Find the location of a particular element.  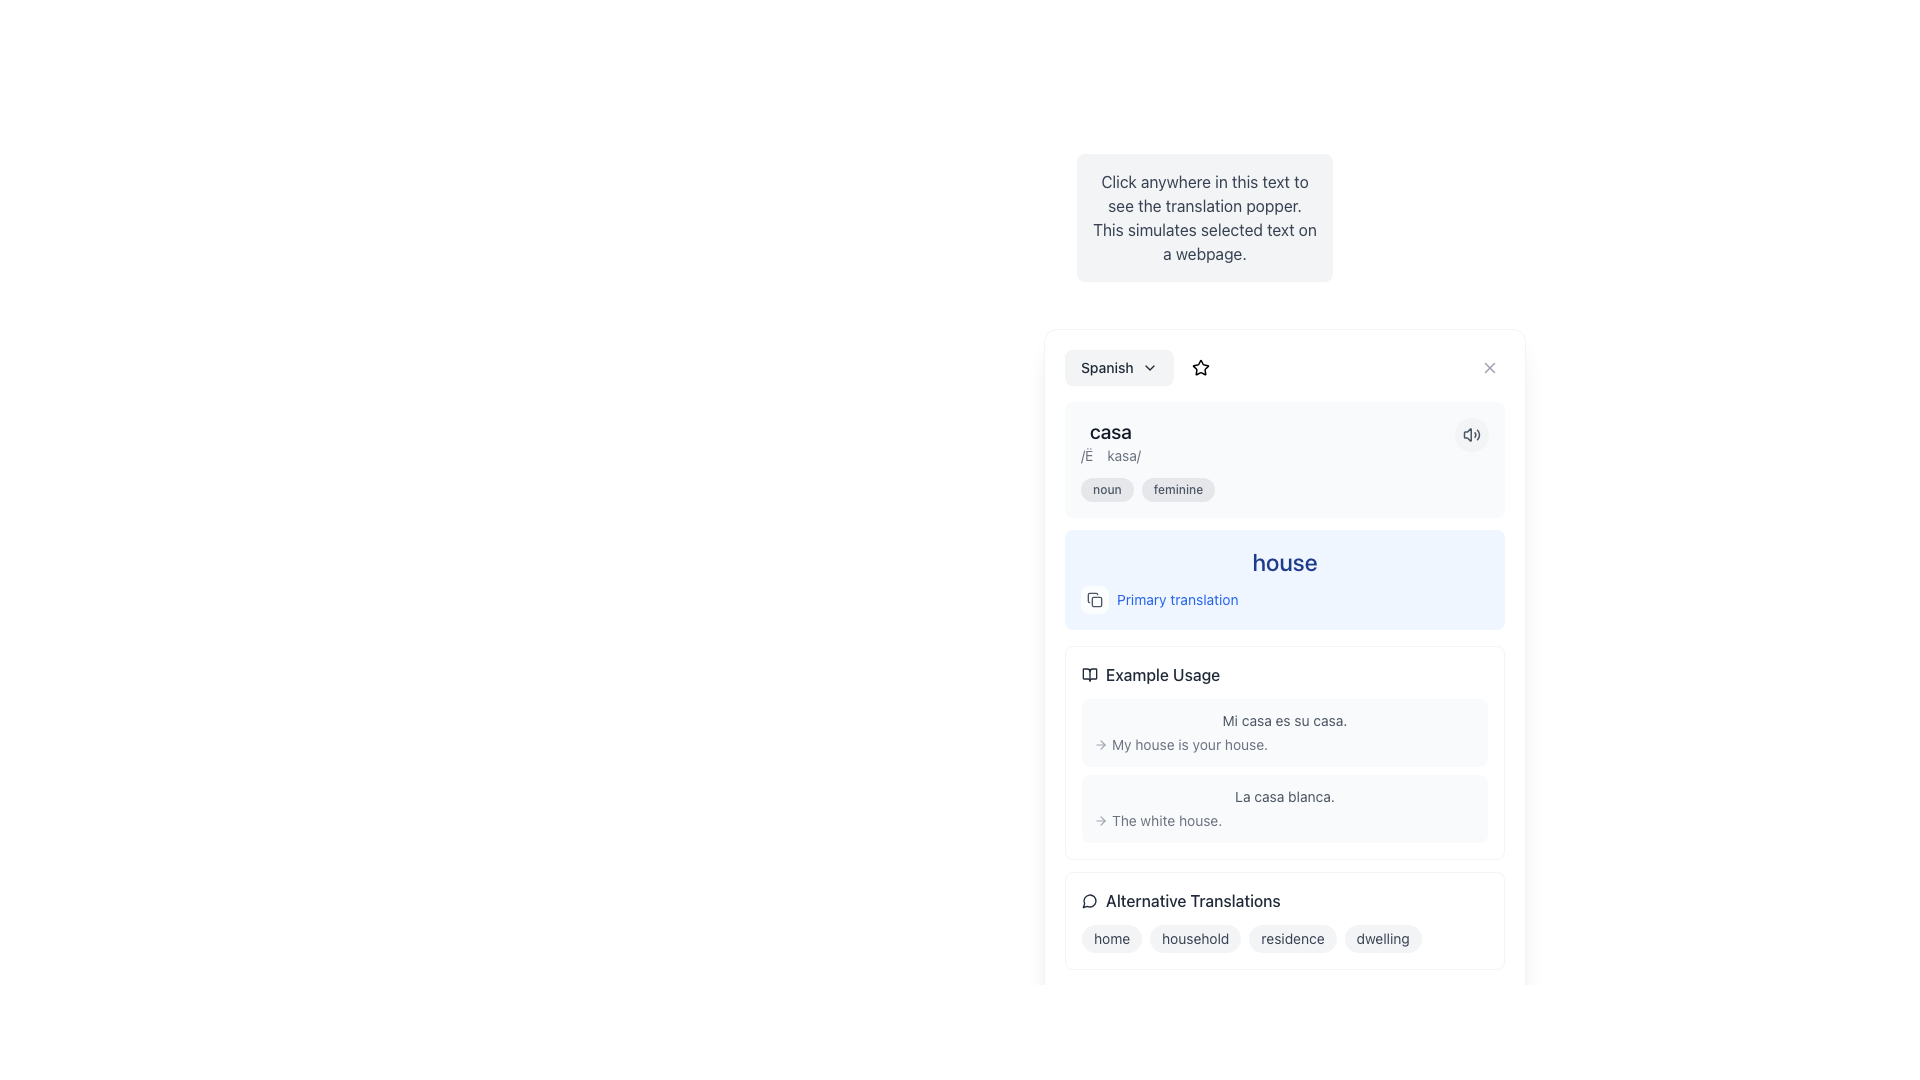

the copy button located to the left of the 'Primary translation' text to observe the hover effect is located at coordinates (1093, 599).